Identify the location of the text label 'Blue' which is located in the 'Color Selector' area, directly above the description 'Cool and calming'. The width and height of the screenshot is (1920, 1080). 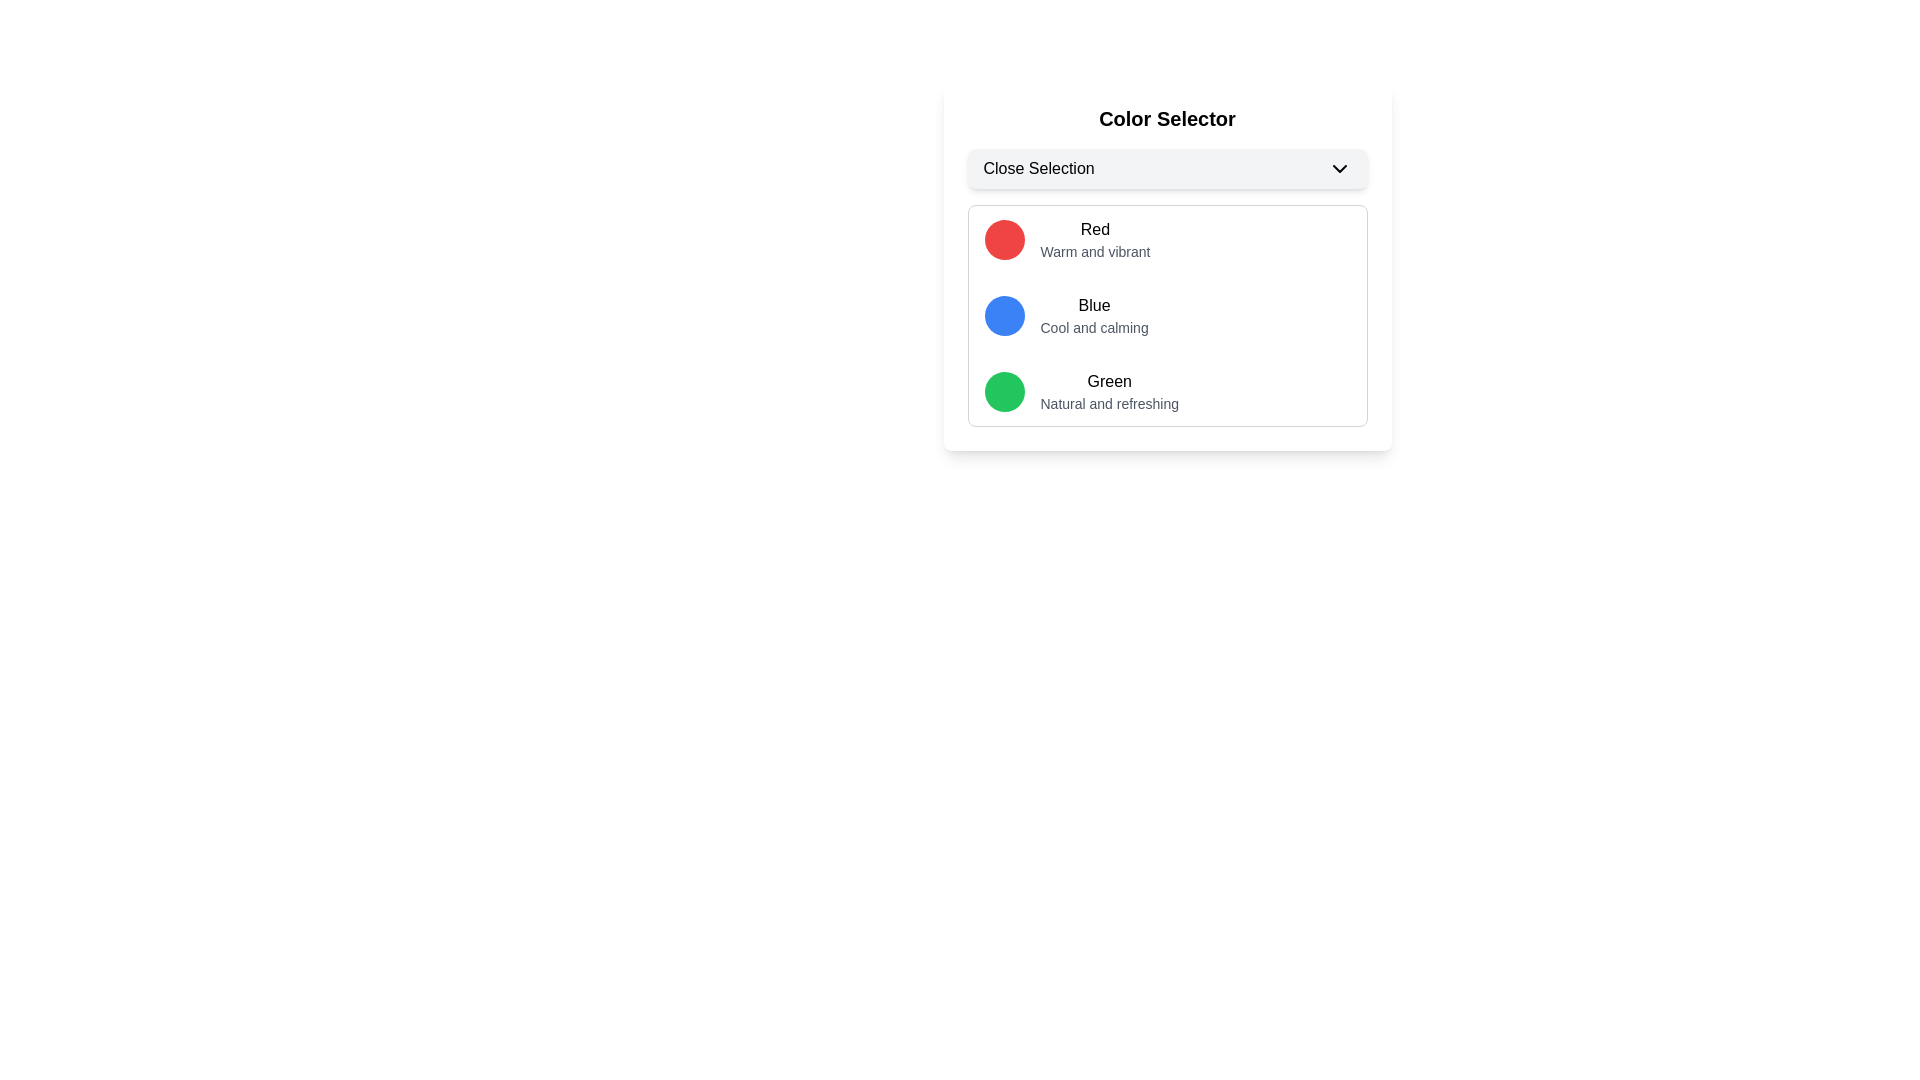
(1093, 305).